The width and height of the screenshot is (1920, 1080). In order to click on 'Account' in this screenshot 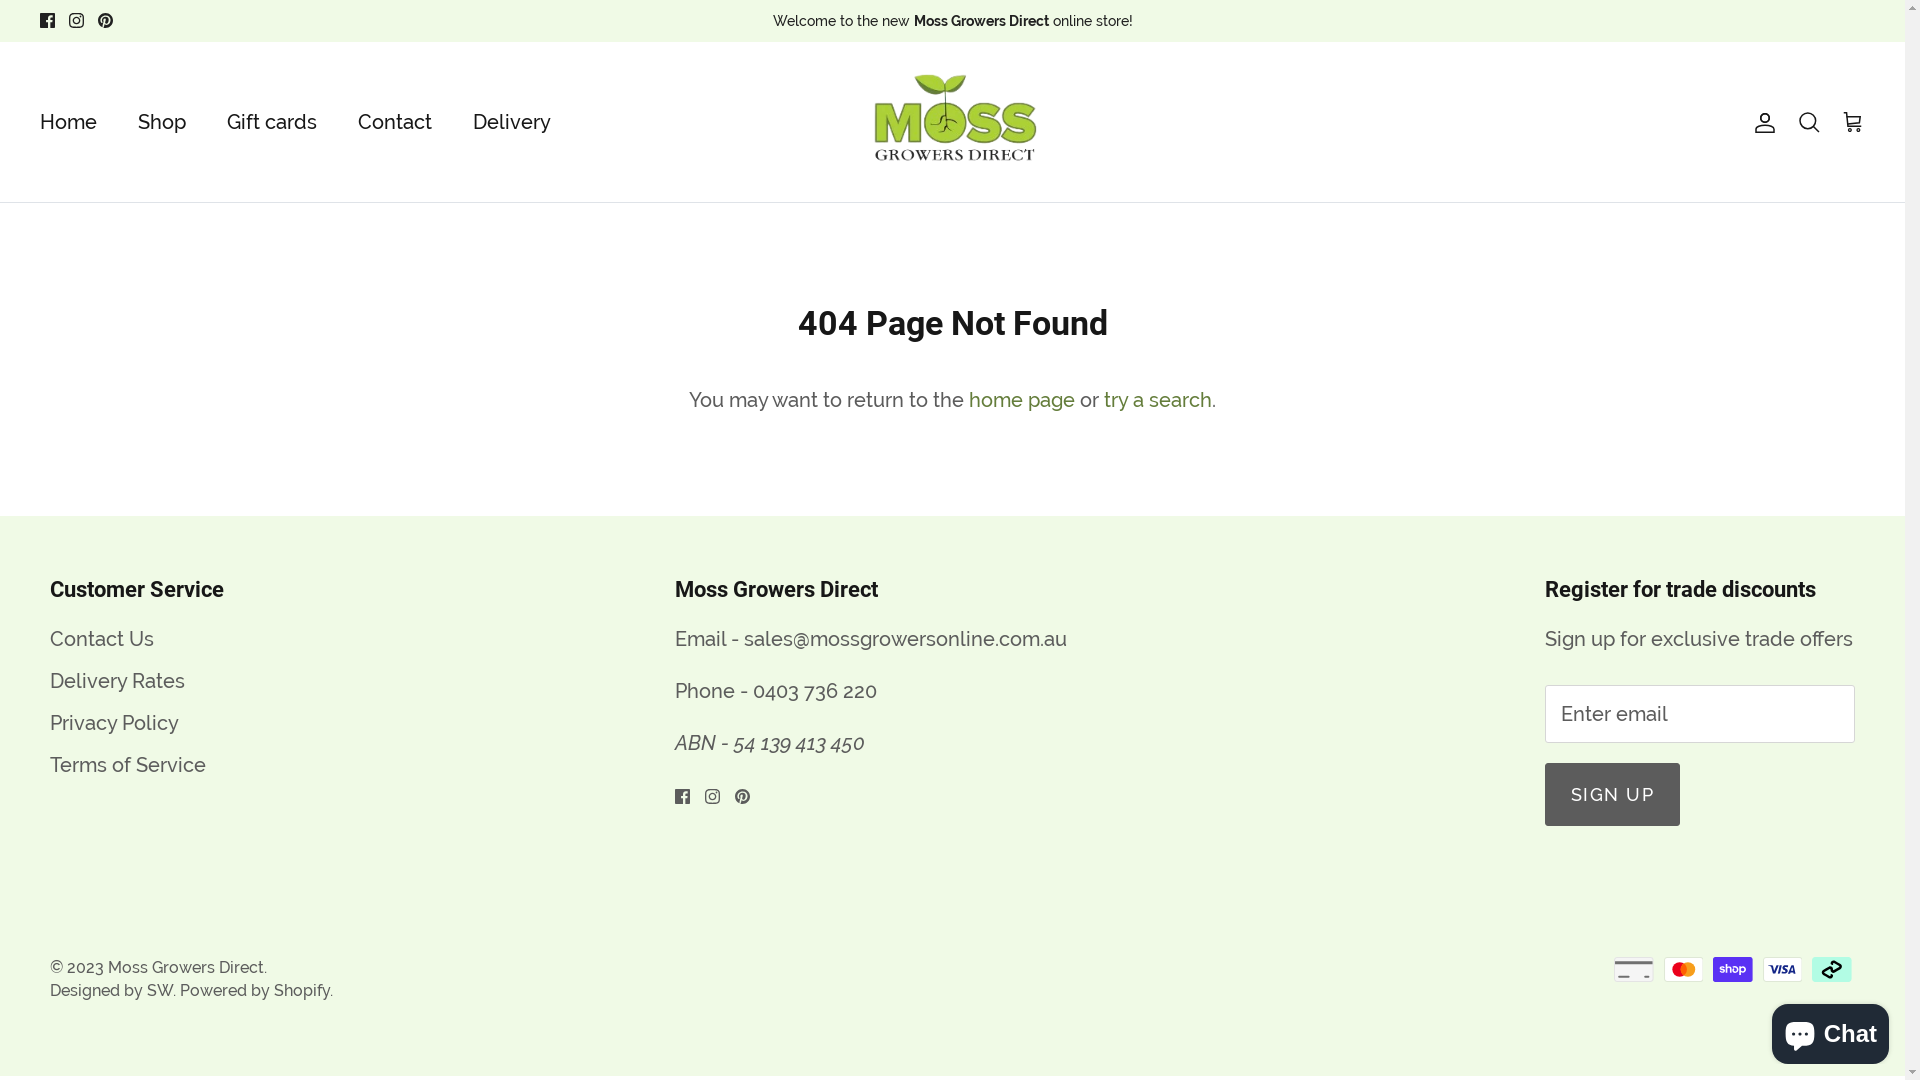, I will do `click(1761, 122)`.